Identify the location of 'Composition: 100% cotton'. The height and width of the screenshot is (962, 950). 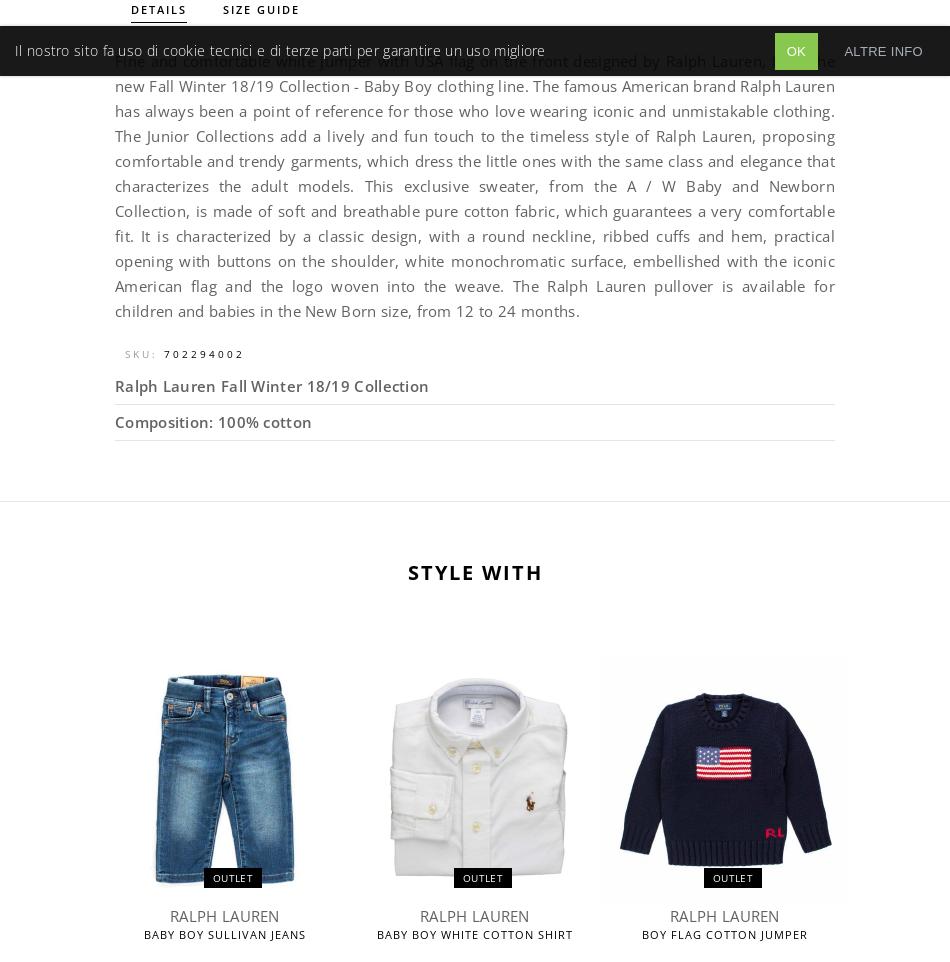
(213, 419).